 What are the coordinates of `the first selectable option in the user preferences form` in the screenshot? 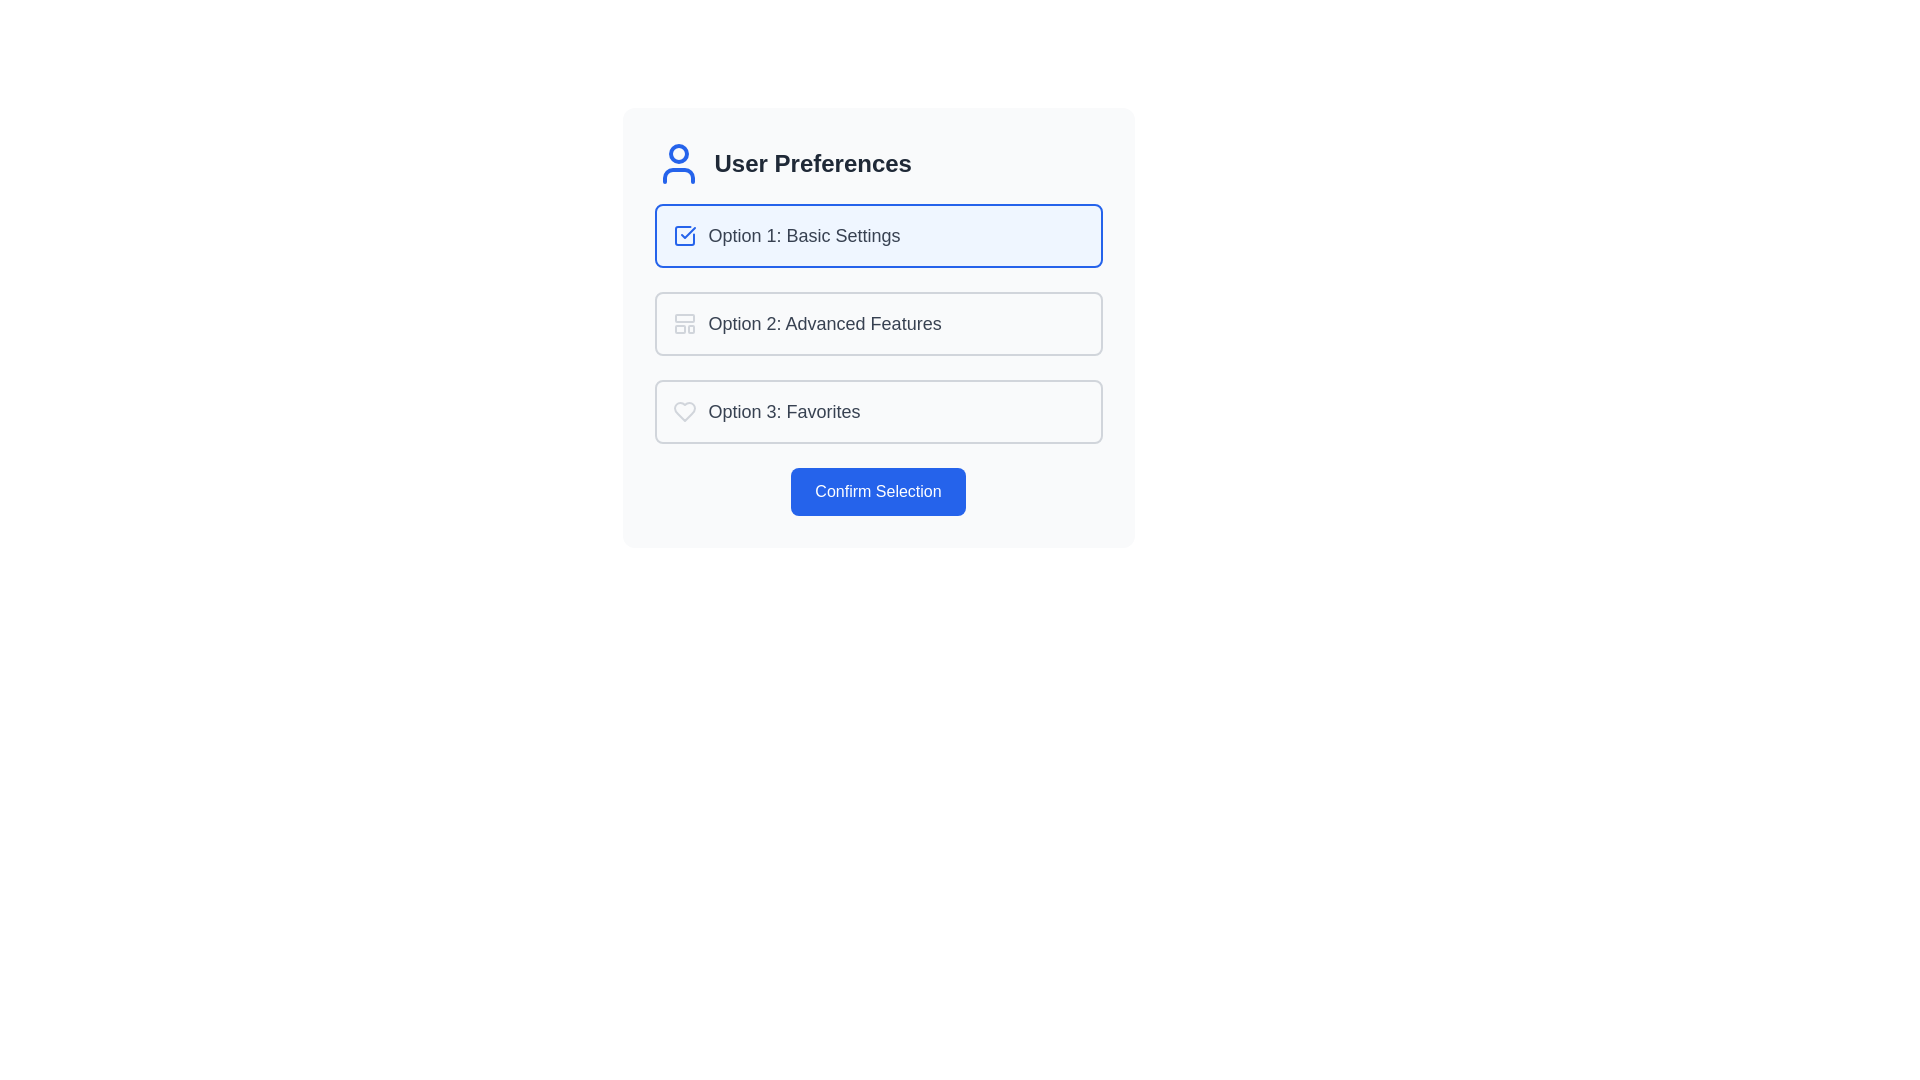 It's located at (878, 234).